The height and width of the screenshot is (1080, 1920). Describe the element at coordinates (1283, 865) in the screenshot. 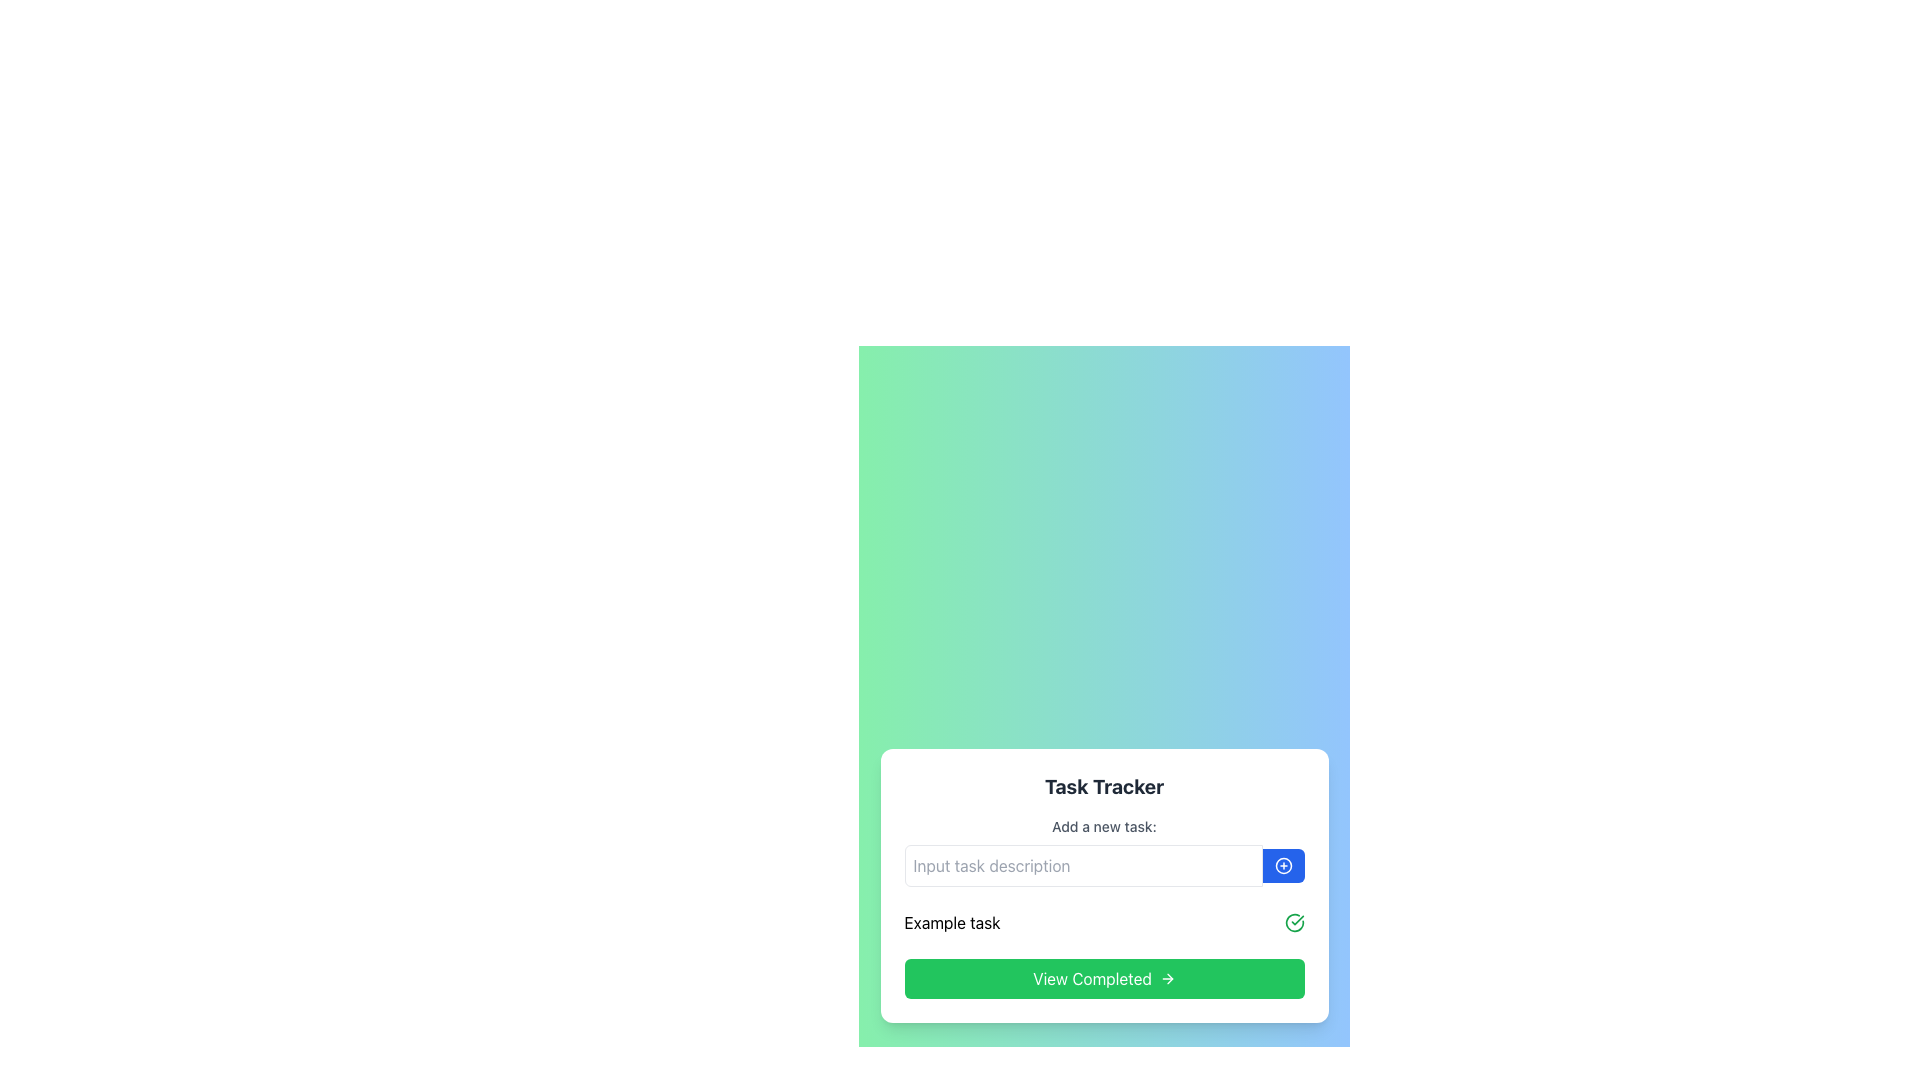

I see `the Circular 'Add' button located to the right of the 'Input task description' text field` at that location.